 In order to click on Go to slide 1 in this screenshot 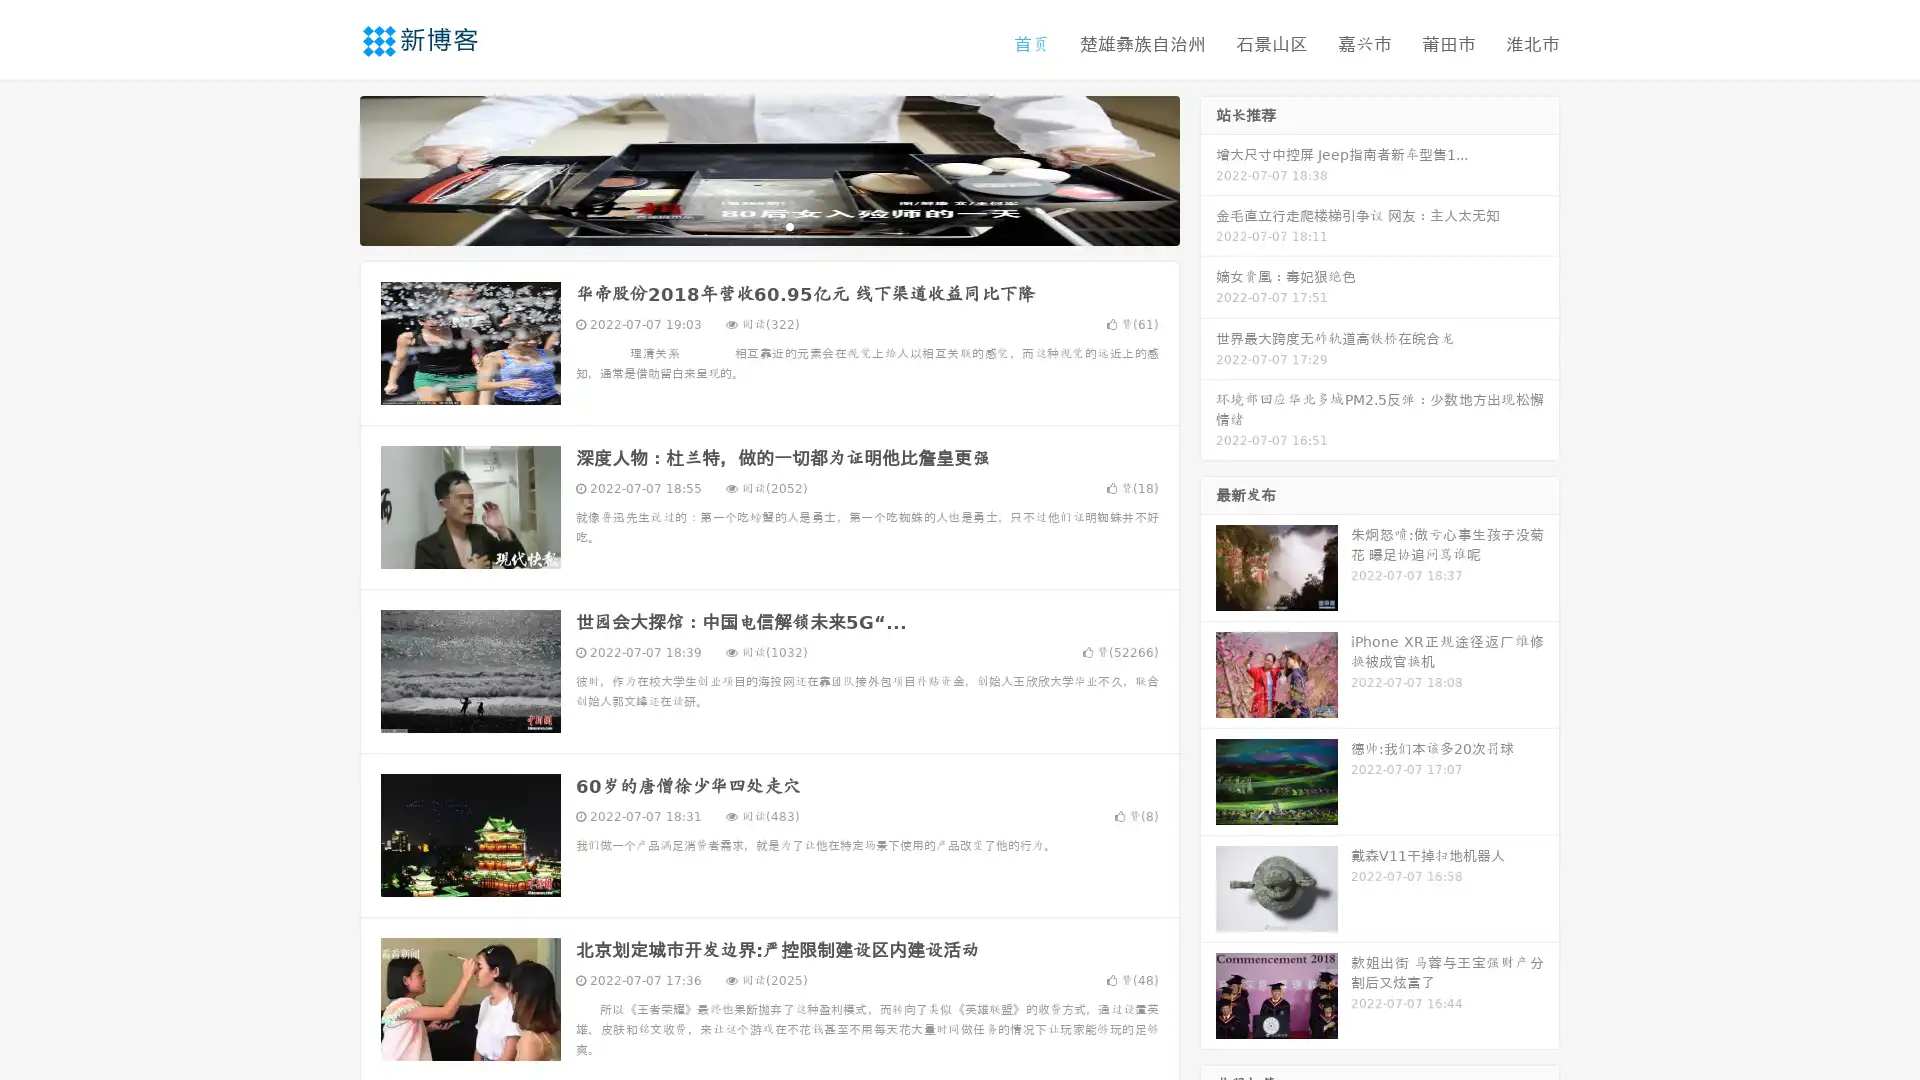, I will do `click(748, 225)`.